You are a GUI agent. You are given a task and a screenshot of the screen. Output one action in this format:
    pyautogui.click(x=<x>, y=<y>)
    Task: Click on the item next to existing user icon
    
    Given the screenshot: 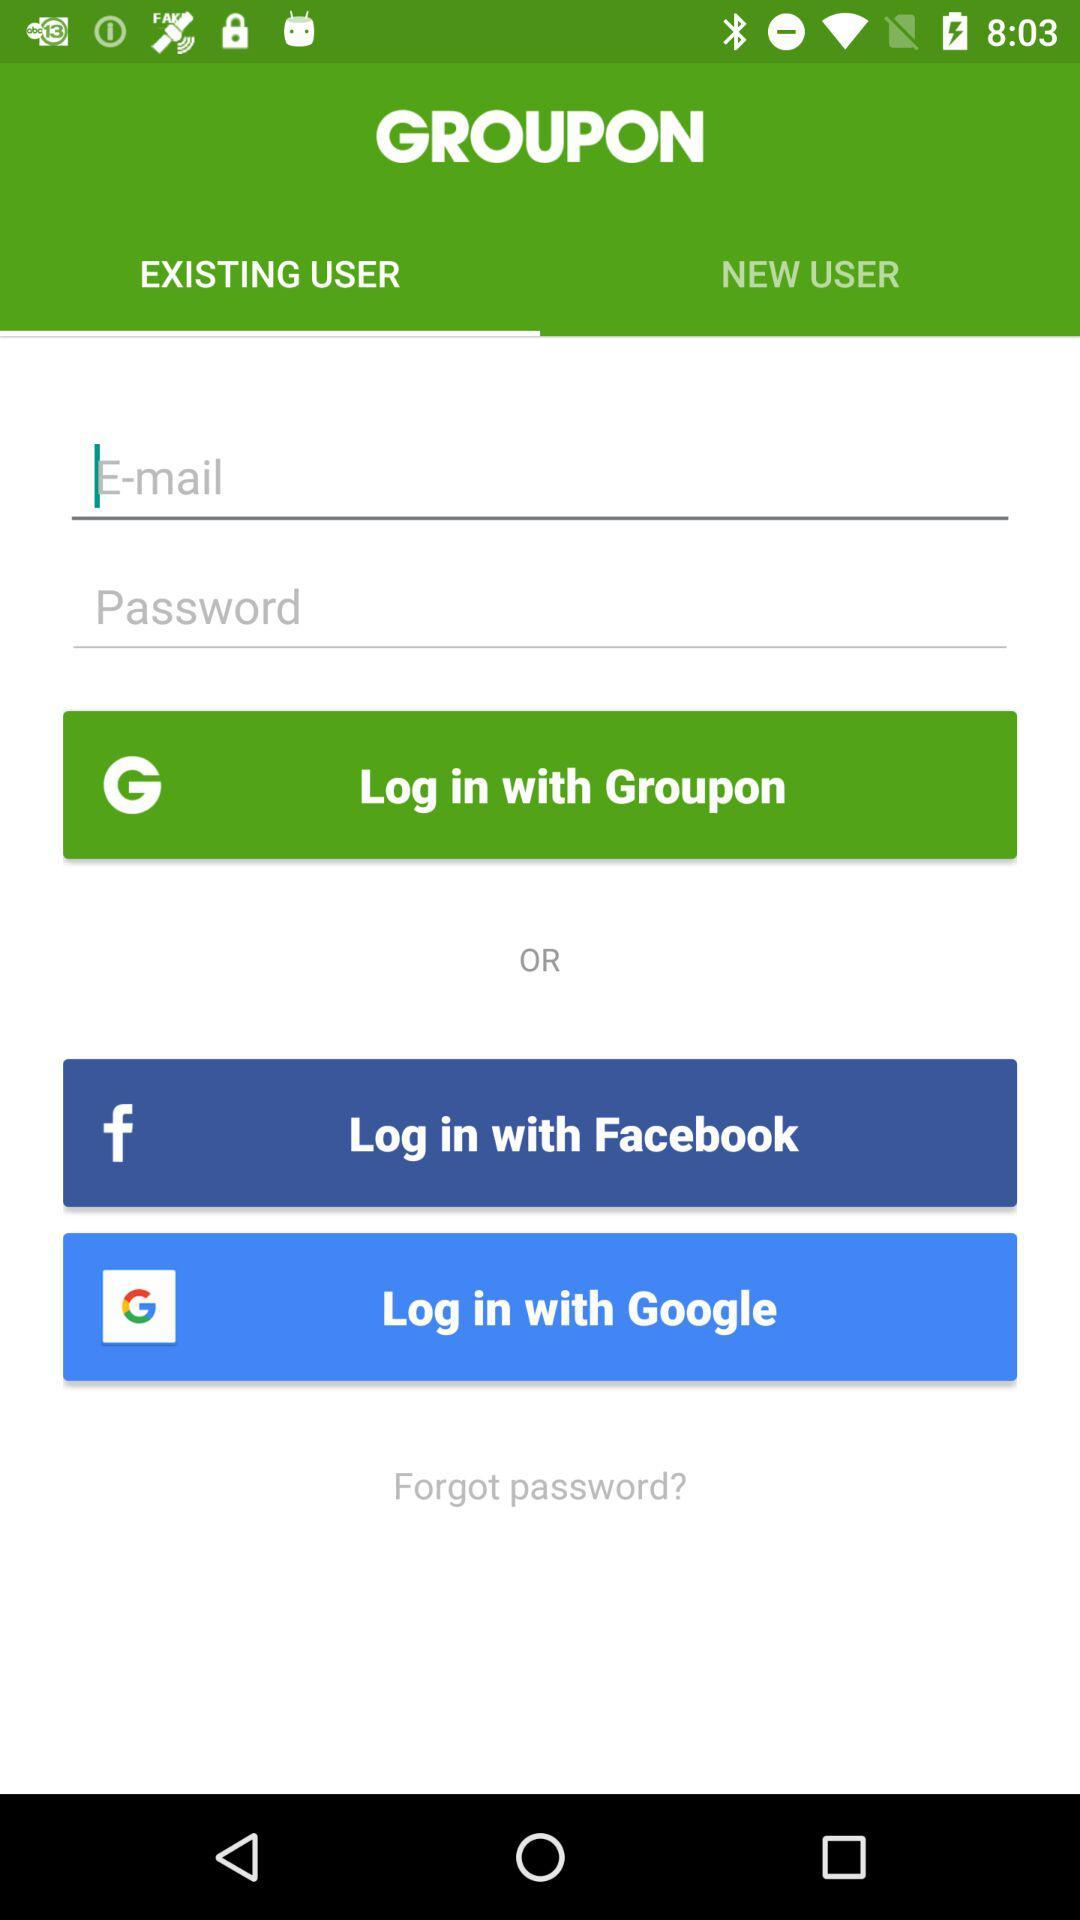 What is the action you would take?
    pyautogui.click(x=810, y=272)
    